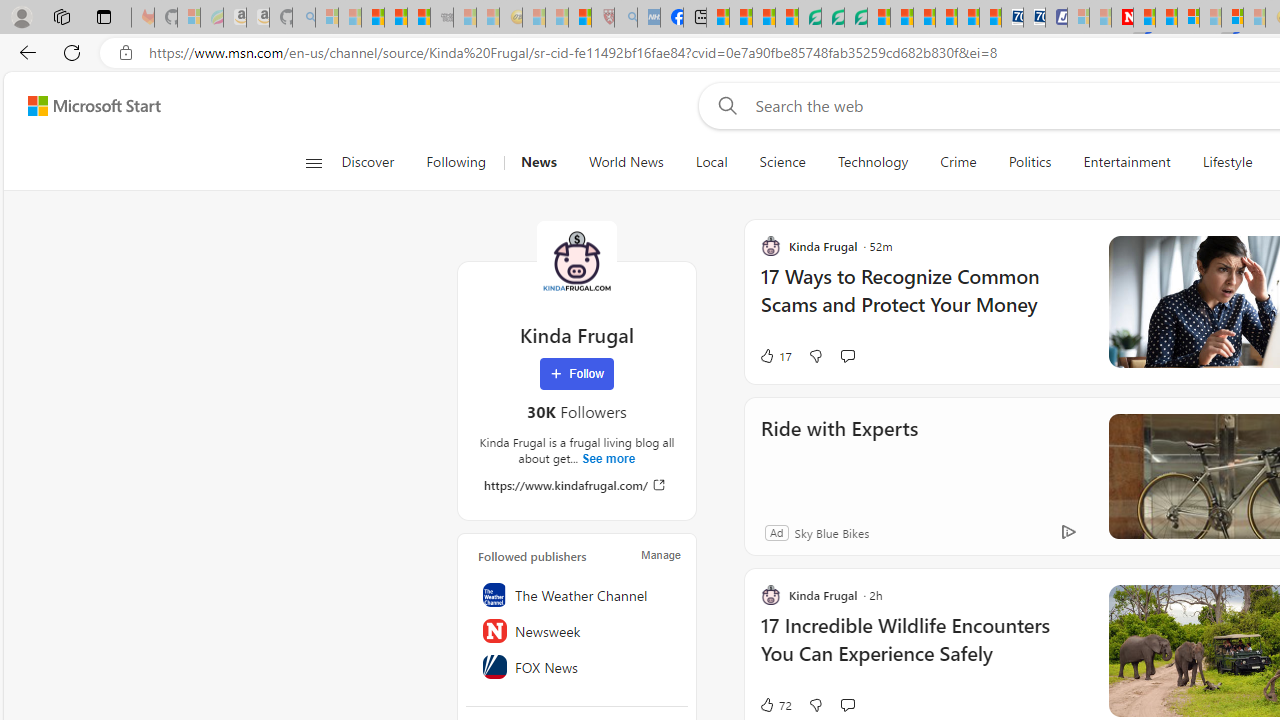 The height and width of the screenshot is (720, 1280). Describe the element at coordinates (312, 162) in the screenshot. I see `'Open navigation menu'` at that location.